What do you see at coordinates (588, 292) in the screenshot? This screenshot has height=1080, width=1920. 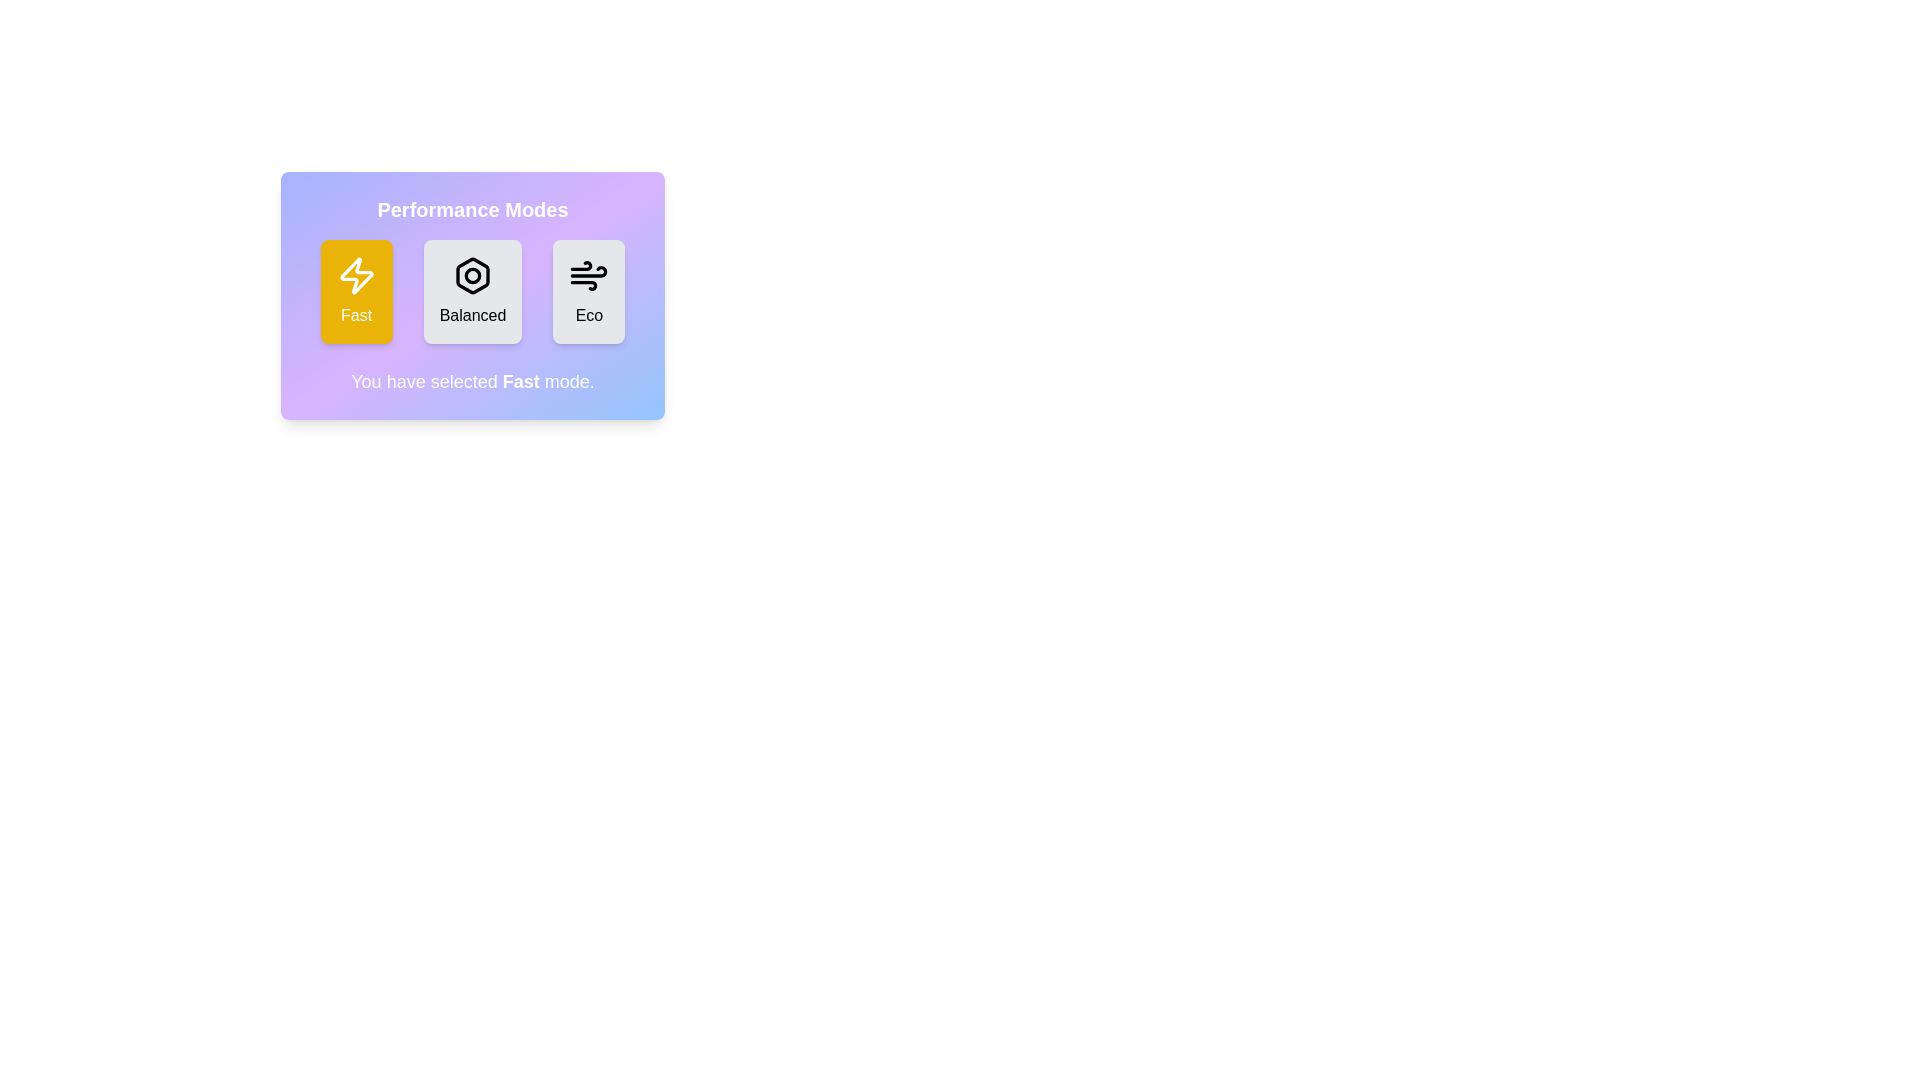 I see `the button corresponding to the mode 'Eco' to select it` at bounding box center [588, 292].